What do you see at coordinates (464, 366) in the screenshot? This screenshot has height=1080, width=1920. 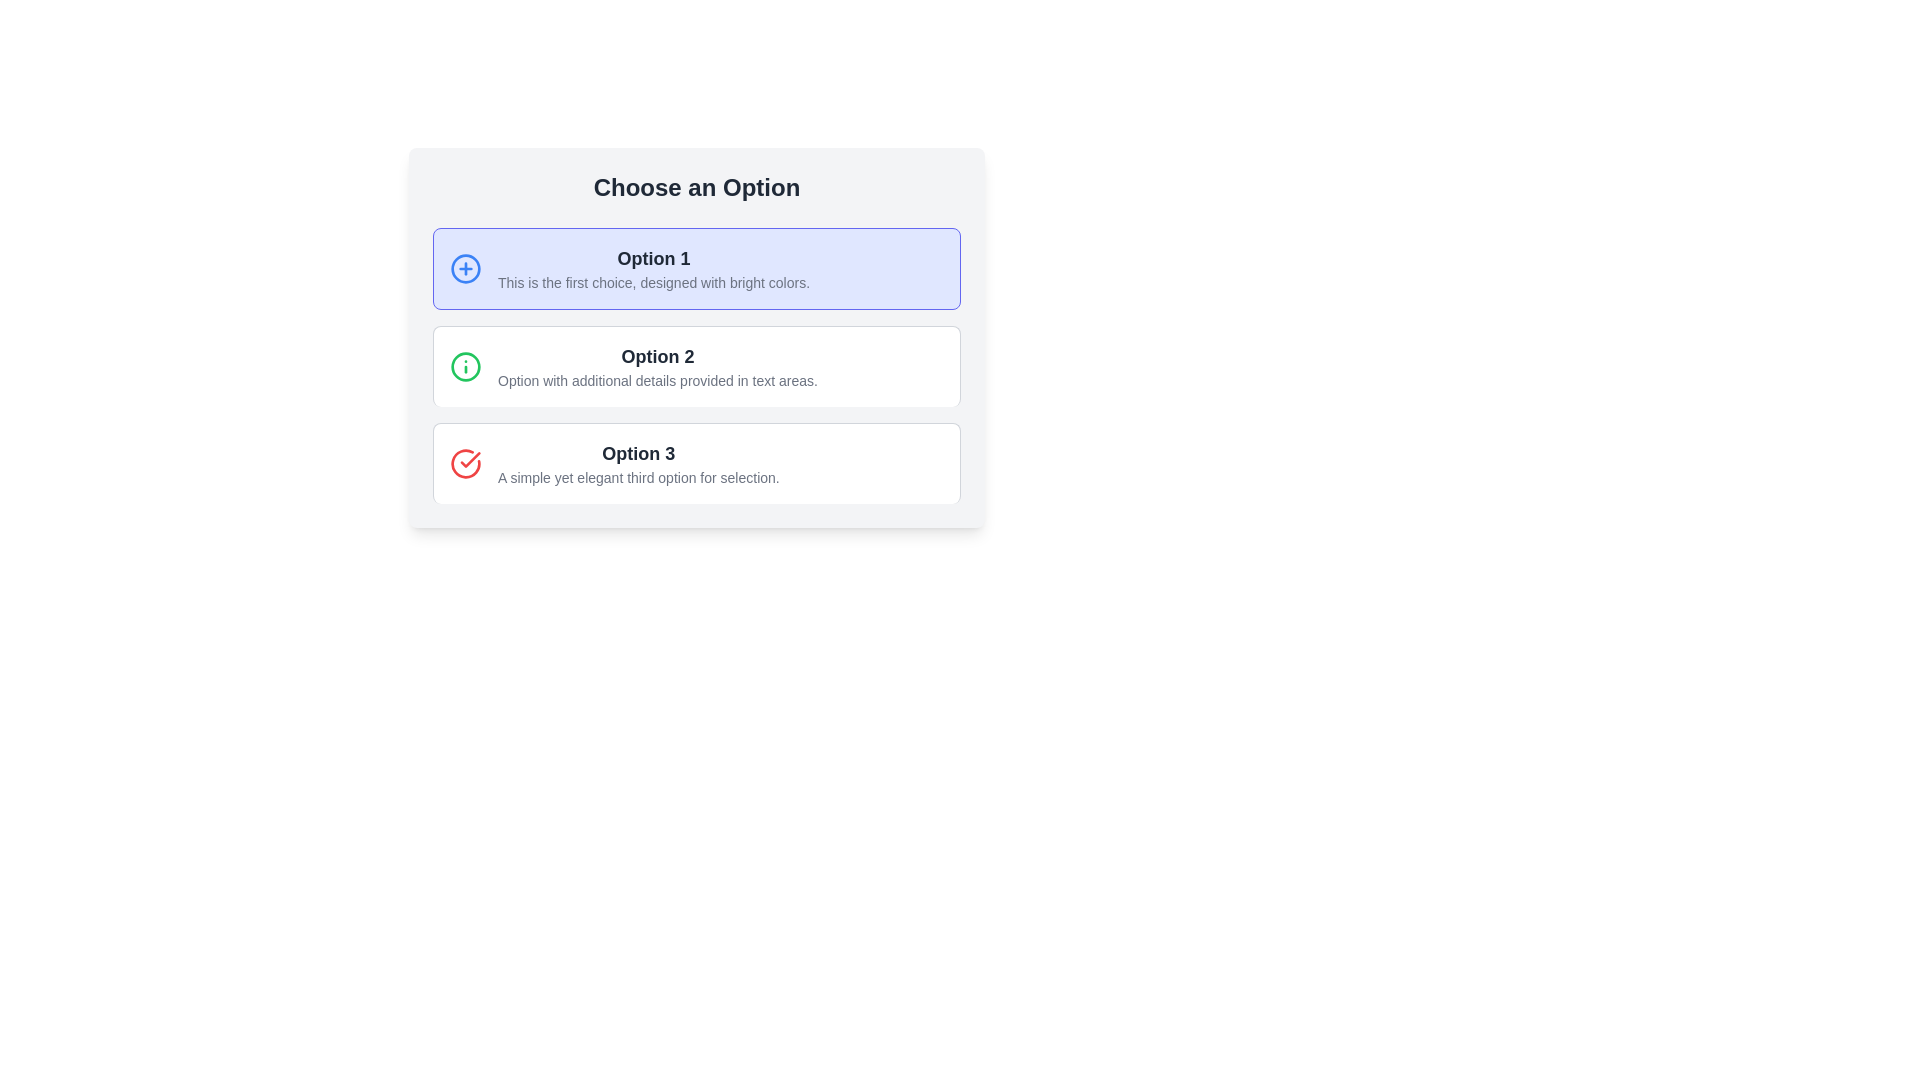 I see `Circular SVG element representing the outer boundary of the icon next to 'Option 2' in the selection list` at bounding box center [464, 366].